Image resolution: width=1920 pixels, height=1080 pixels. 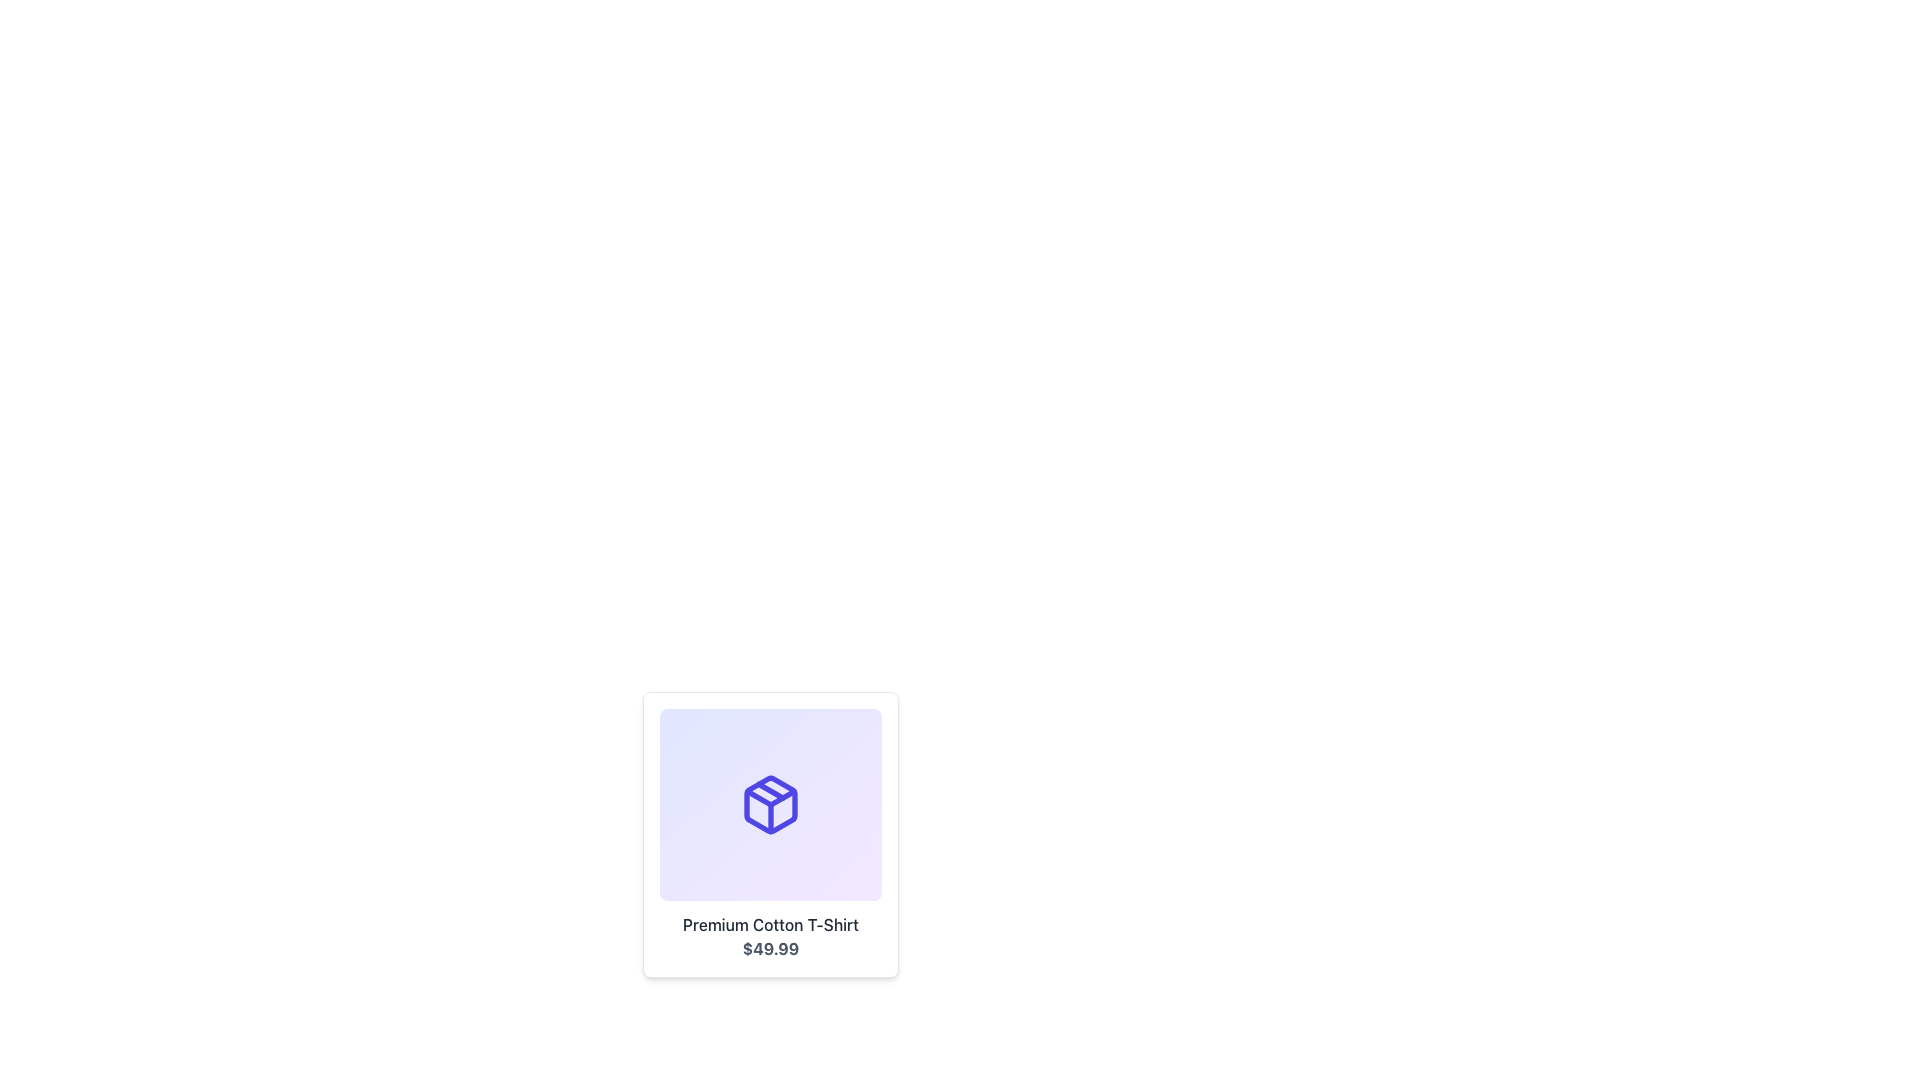 I want to click on the static text label displaying 'Premium Cotton T-Shirt', which is positioned below the icon and above the price text '$49.99' in the card layout, so click(x=770, y=925).